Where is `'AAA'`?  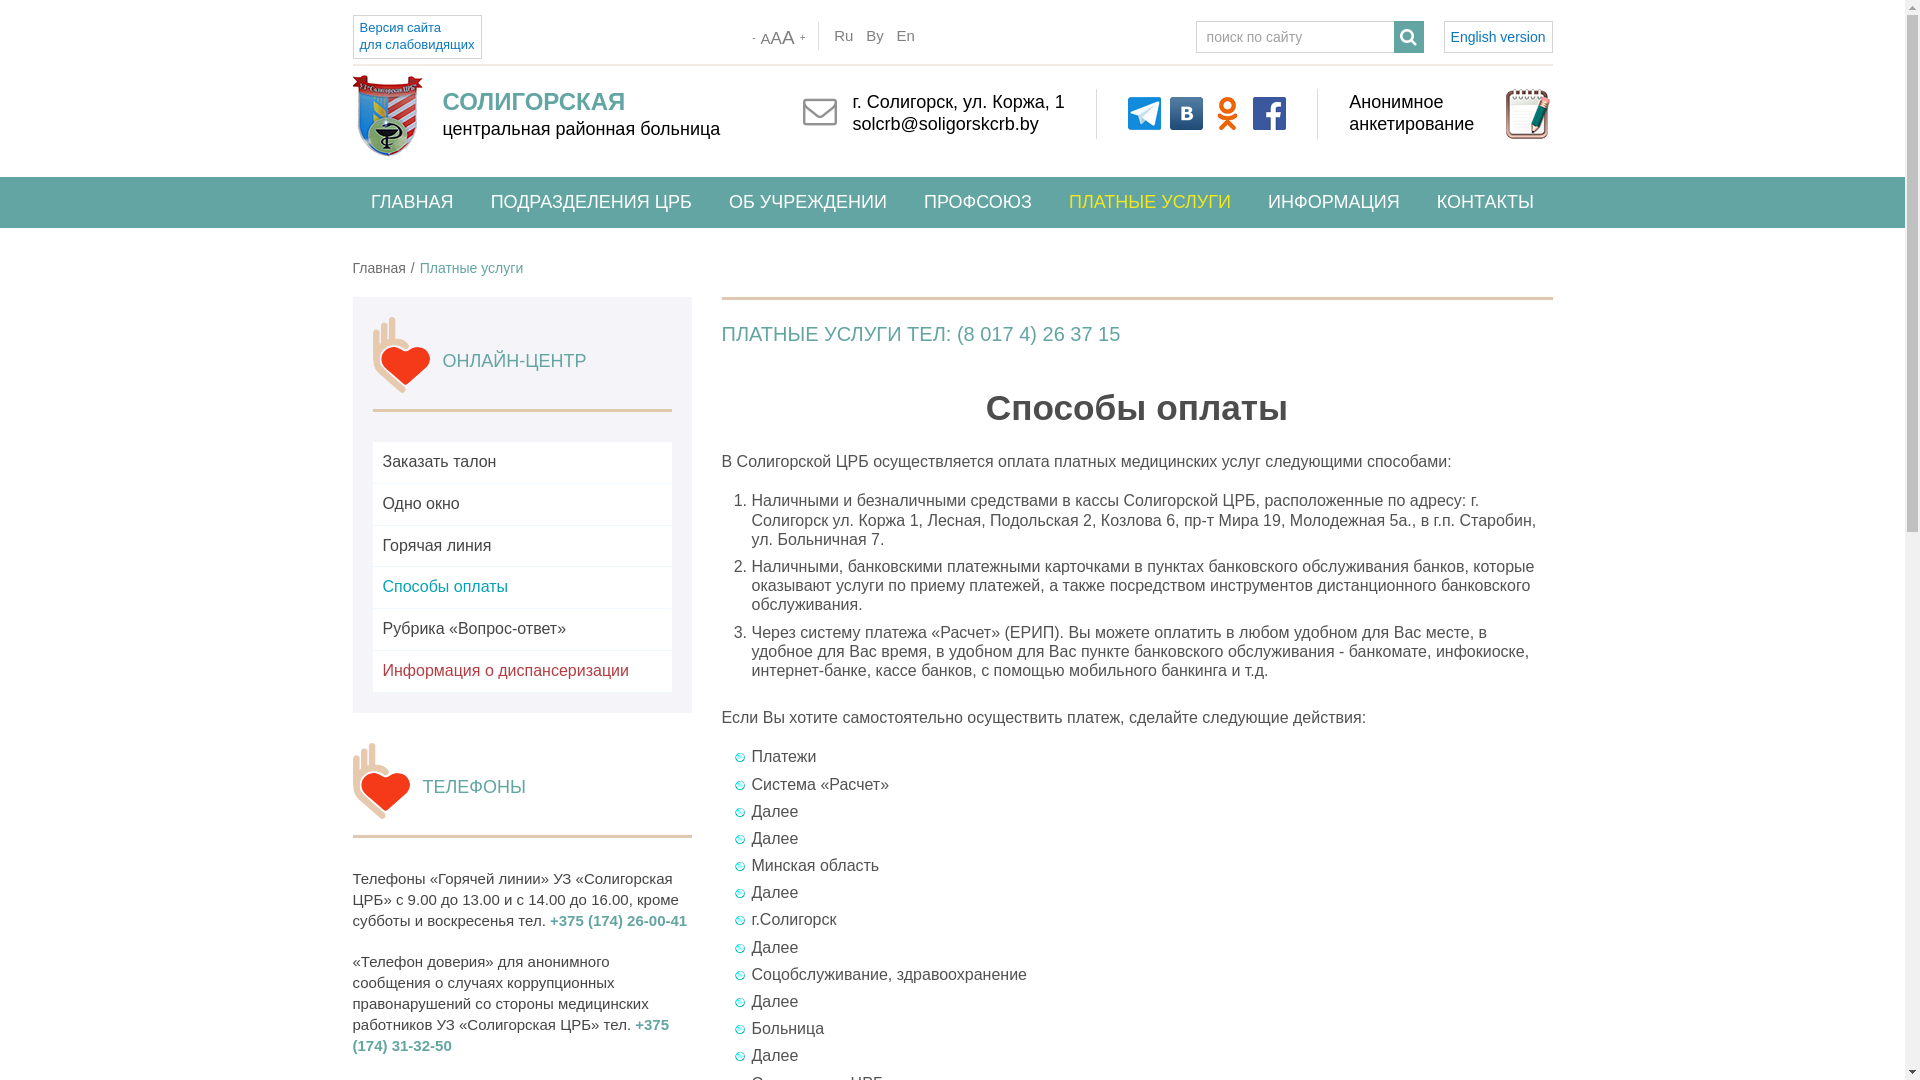
'AAA' is located at coordinates (776, 38).